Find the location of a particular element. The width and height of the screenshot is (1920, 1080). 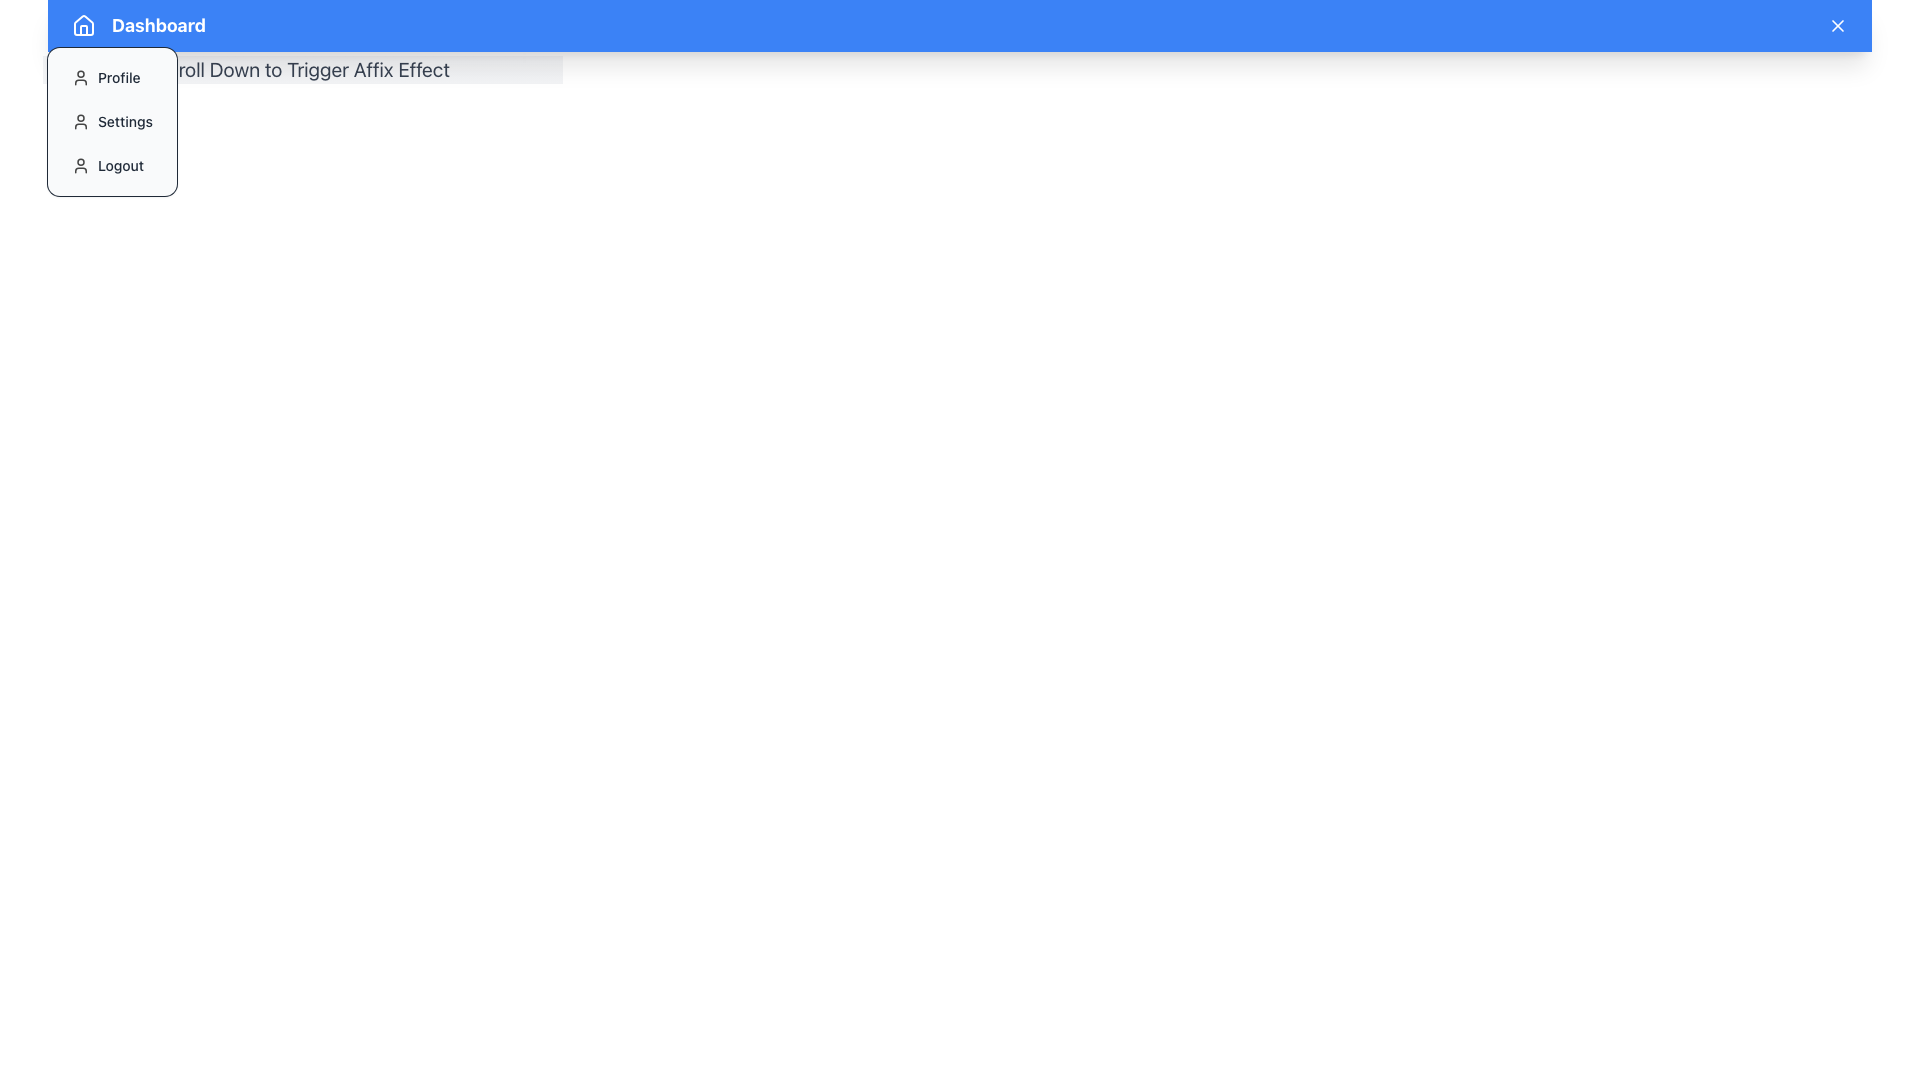

the close icon ('X') located in the top-right corner of the interface to possibly reveal a tooltip is located at coordinates (1838, 26).